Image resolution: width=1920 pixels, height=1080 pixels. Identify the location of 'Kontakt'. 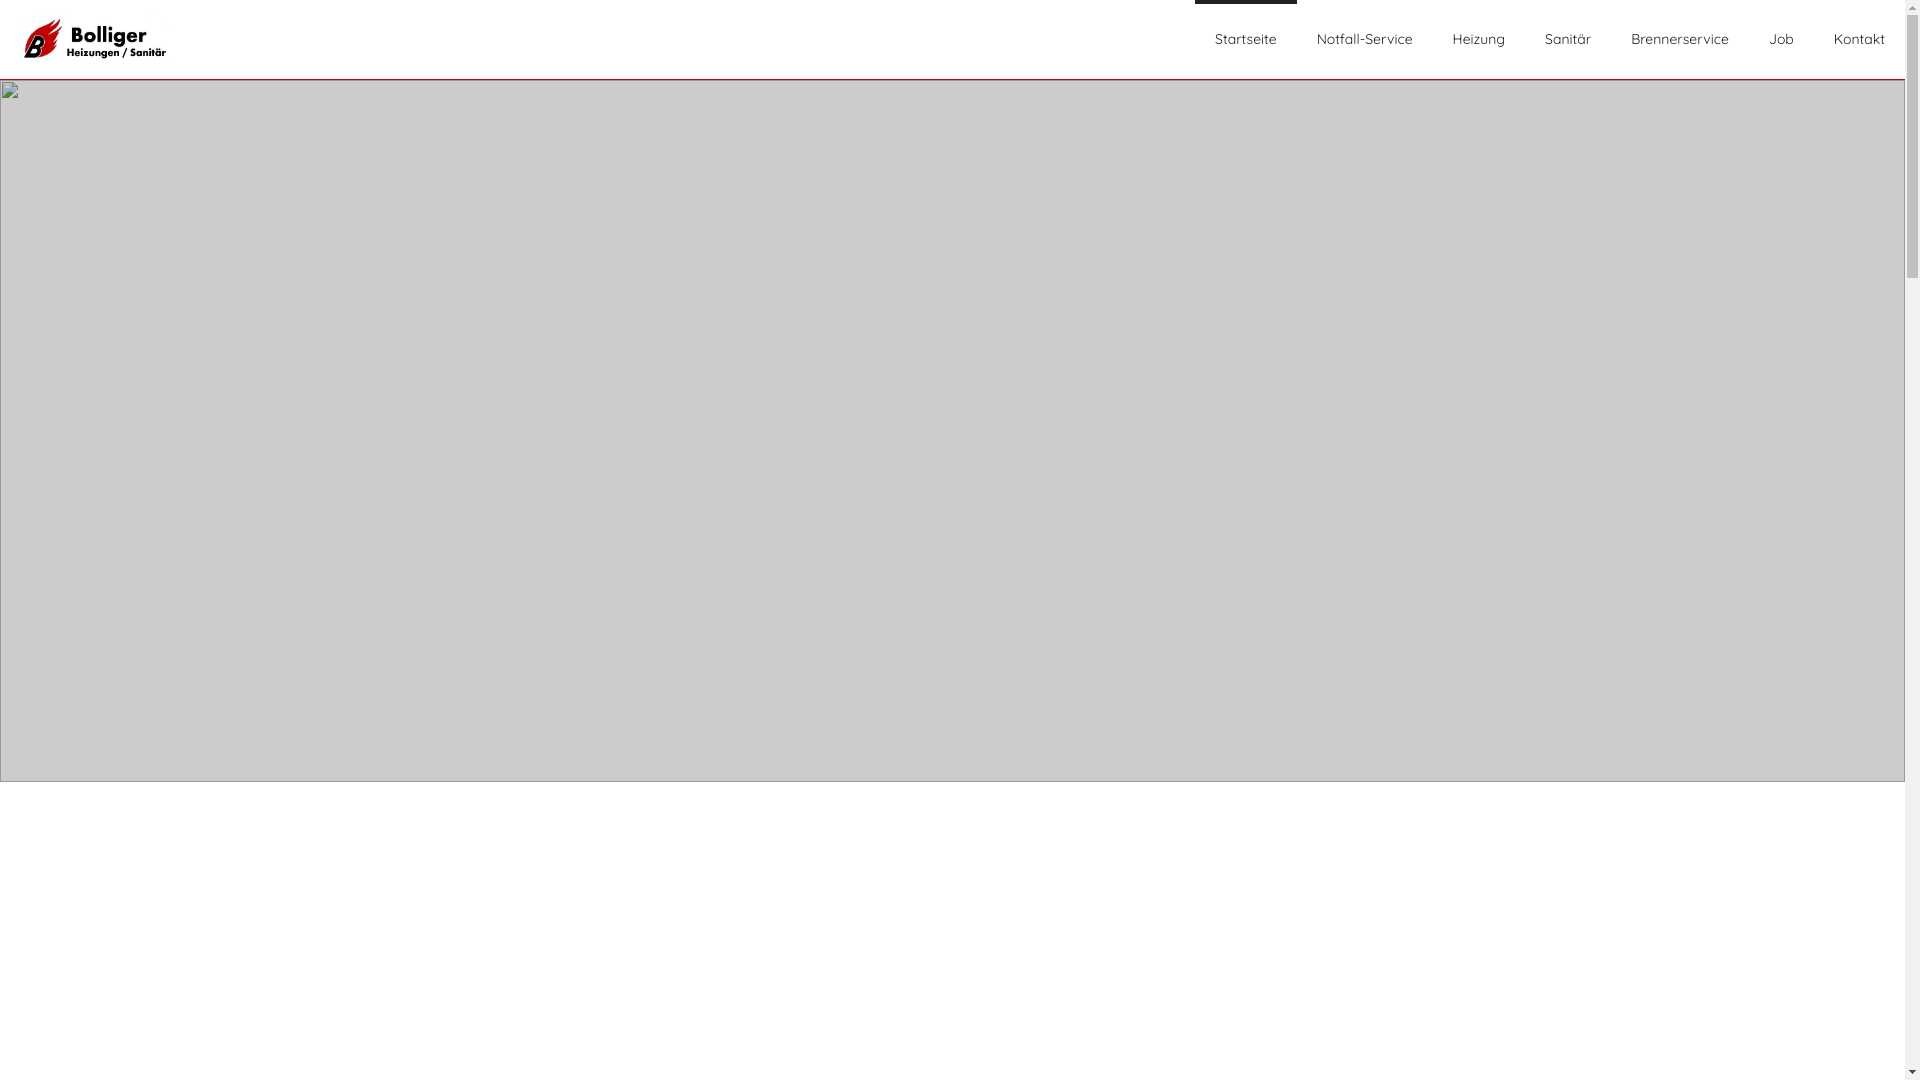
(1858, 39).